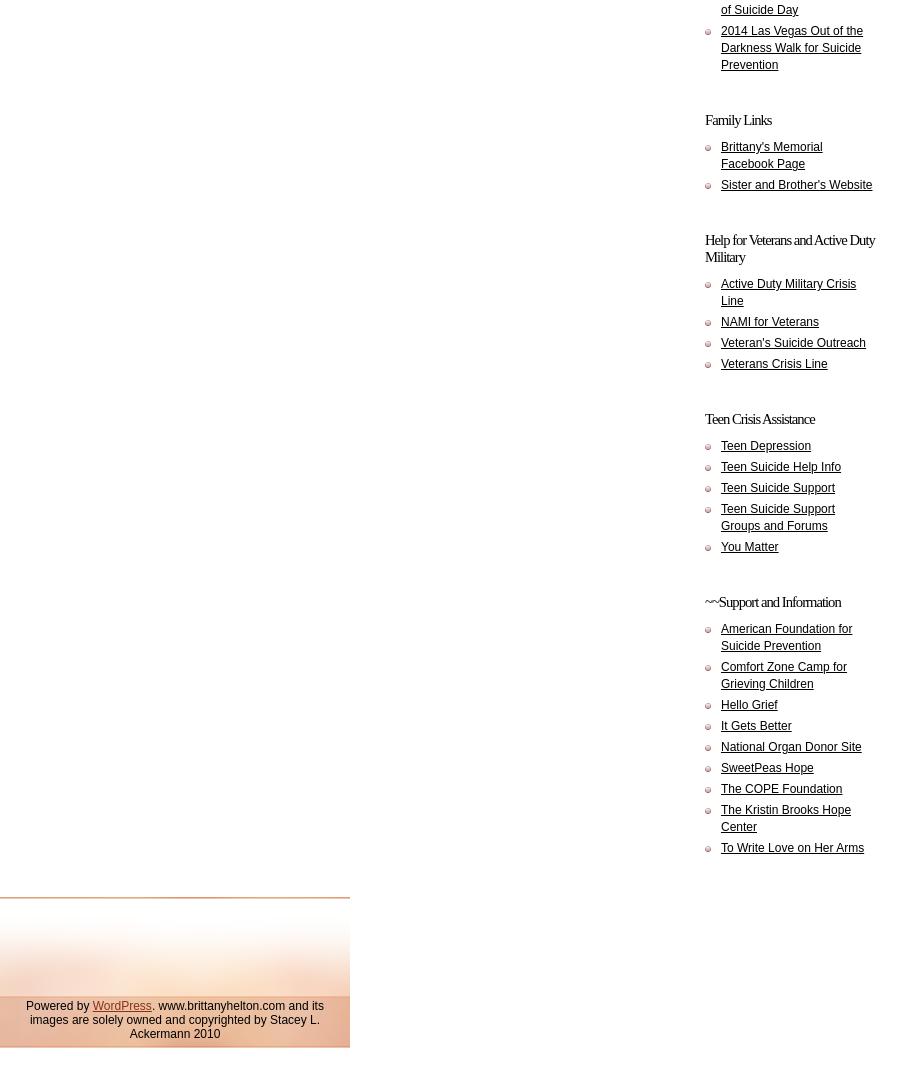  What do you see at coordinates (747, 704) in the screenshot?
I see `'Hello Grief'` at bounding box center [747, 704].